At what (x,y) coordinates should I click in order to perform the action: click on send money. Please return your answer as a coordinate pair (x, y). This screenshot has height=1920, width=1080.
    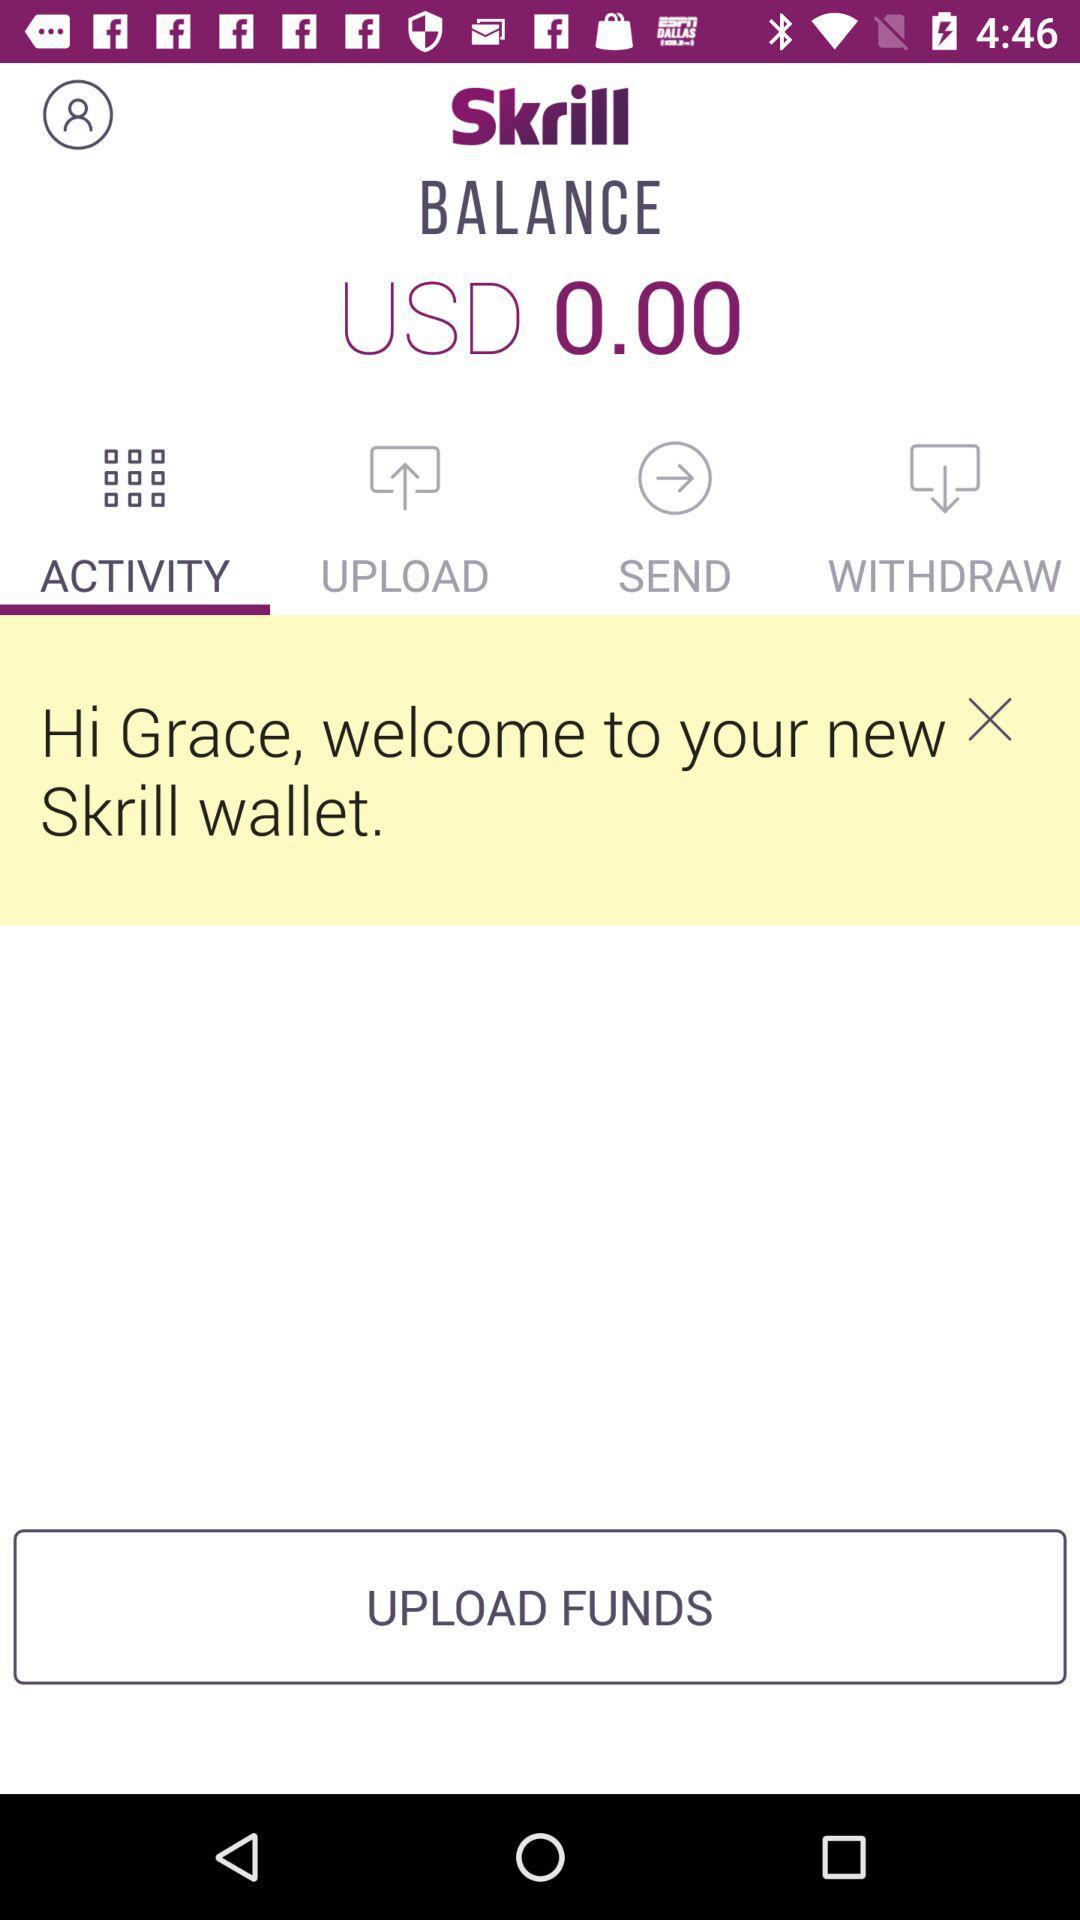
    Looking at the image, I should click on (675, 477).